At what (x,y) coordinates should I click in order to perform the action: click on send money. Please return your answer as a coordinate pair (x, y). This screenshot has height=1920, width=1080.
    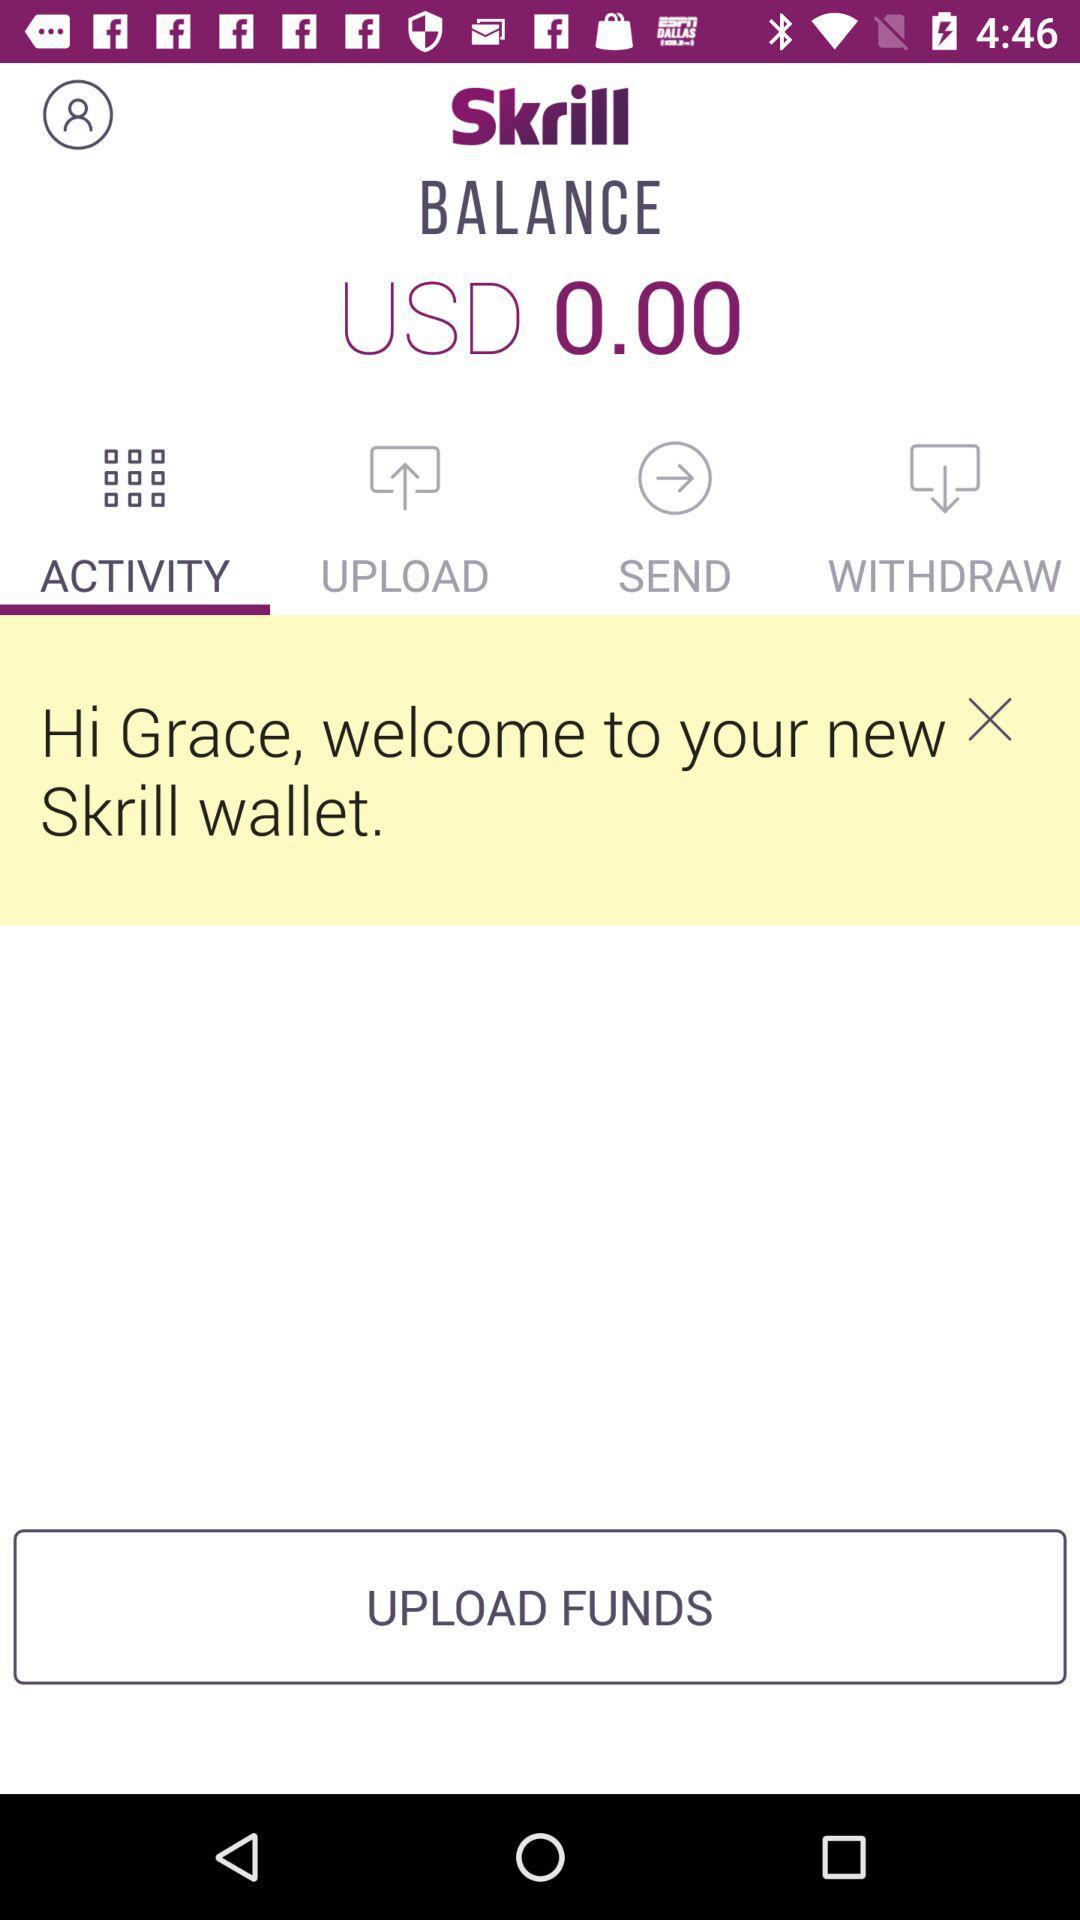
    Looking at the image, I should click on (675, 477).